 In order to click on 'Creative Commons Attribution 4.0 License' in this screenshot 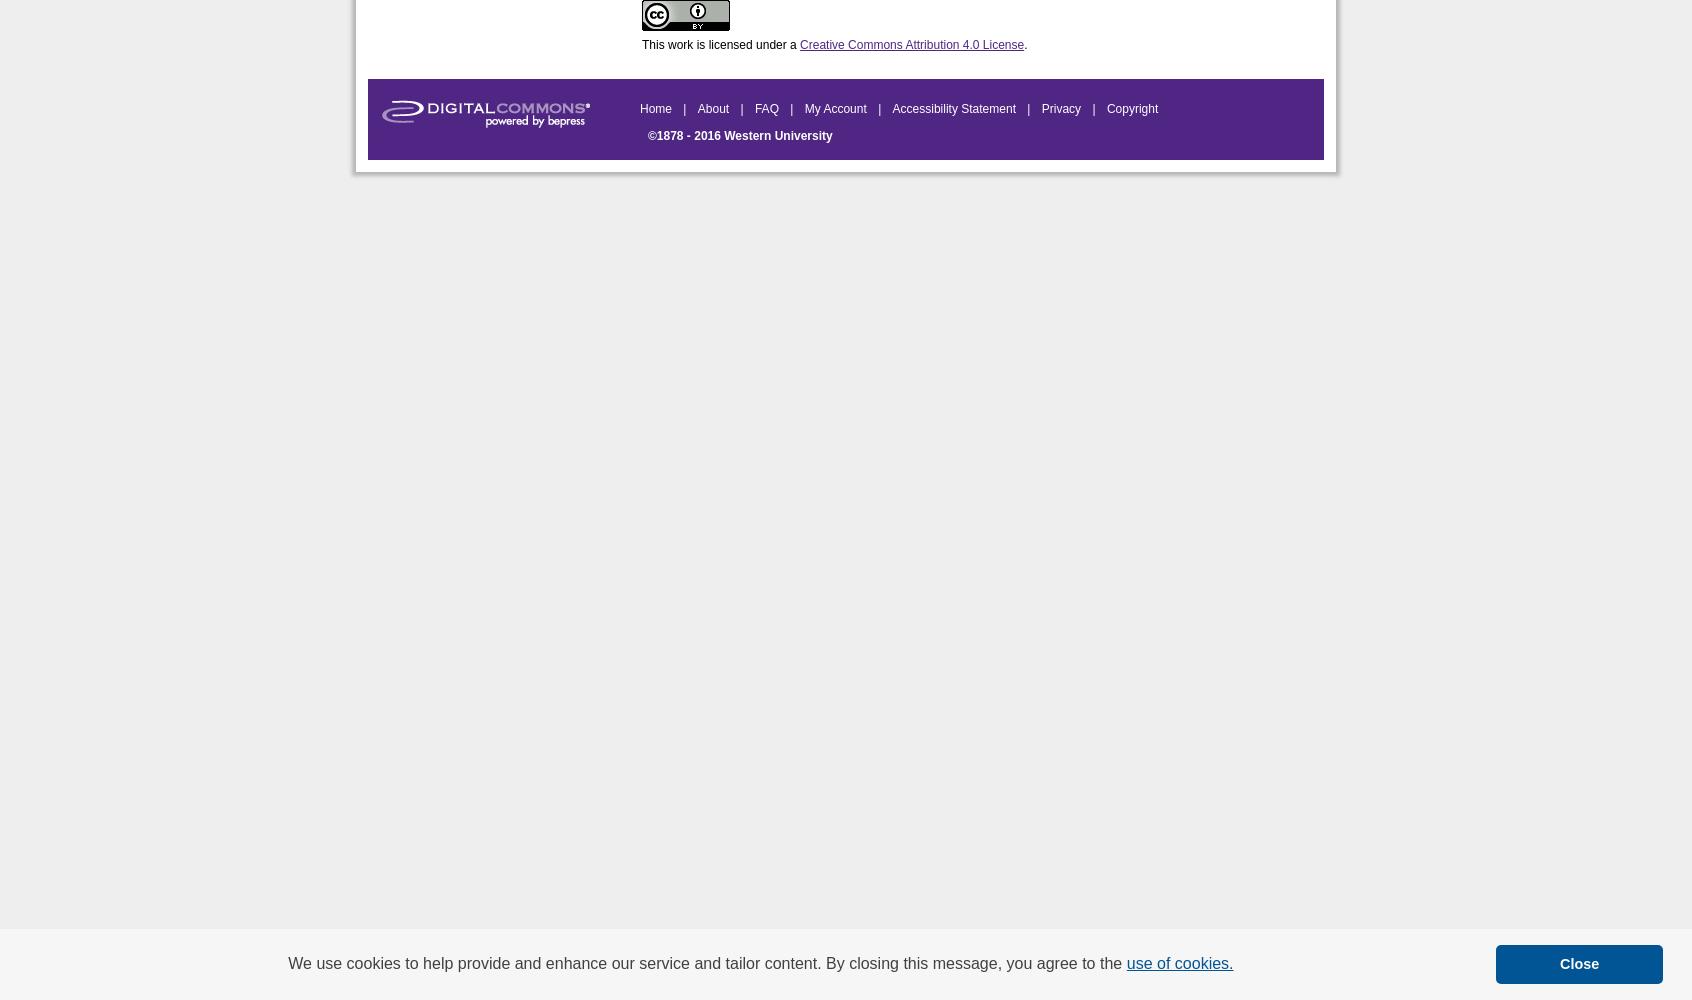, I will do `click(910, 45)`.